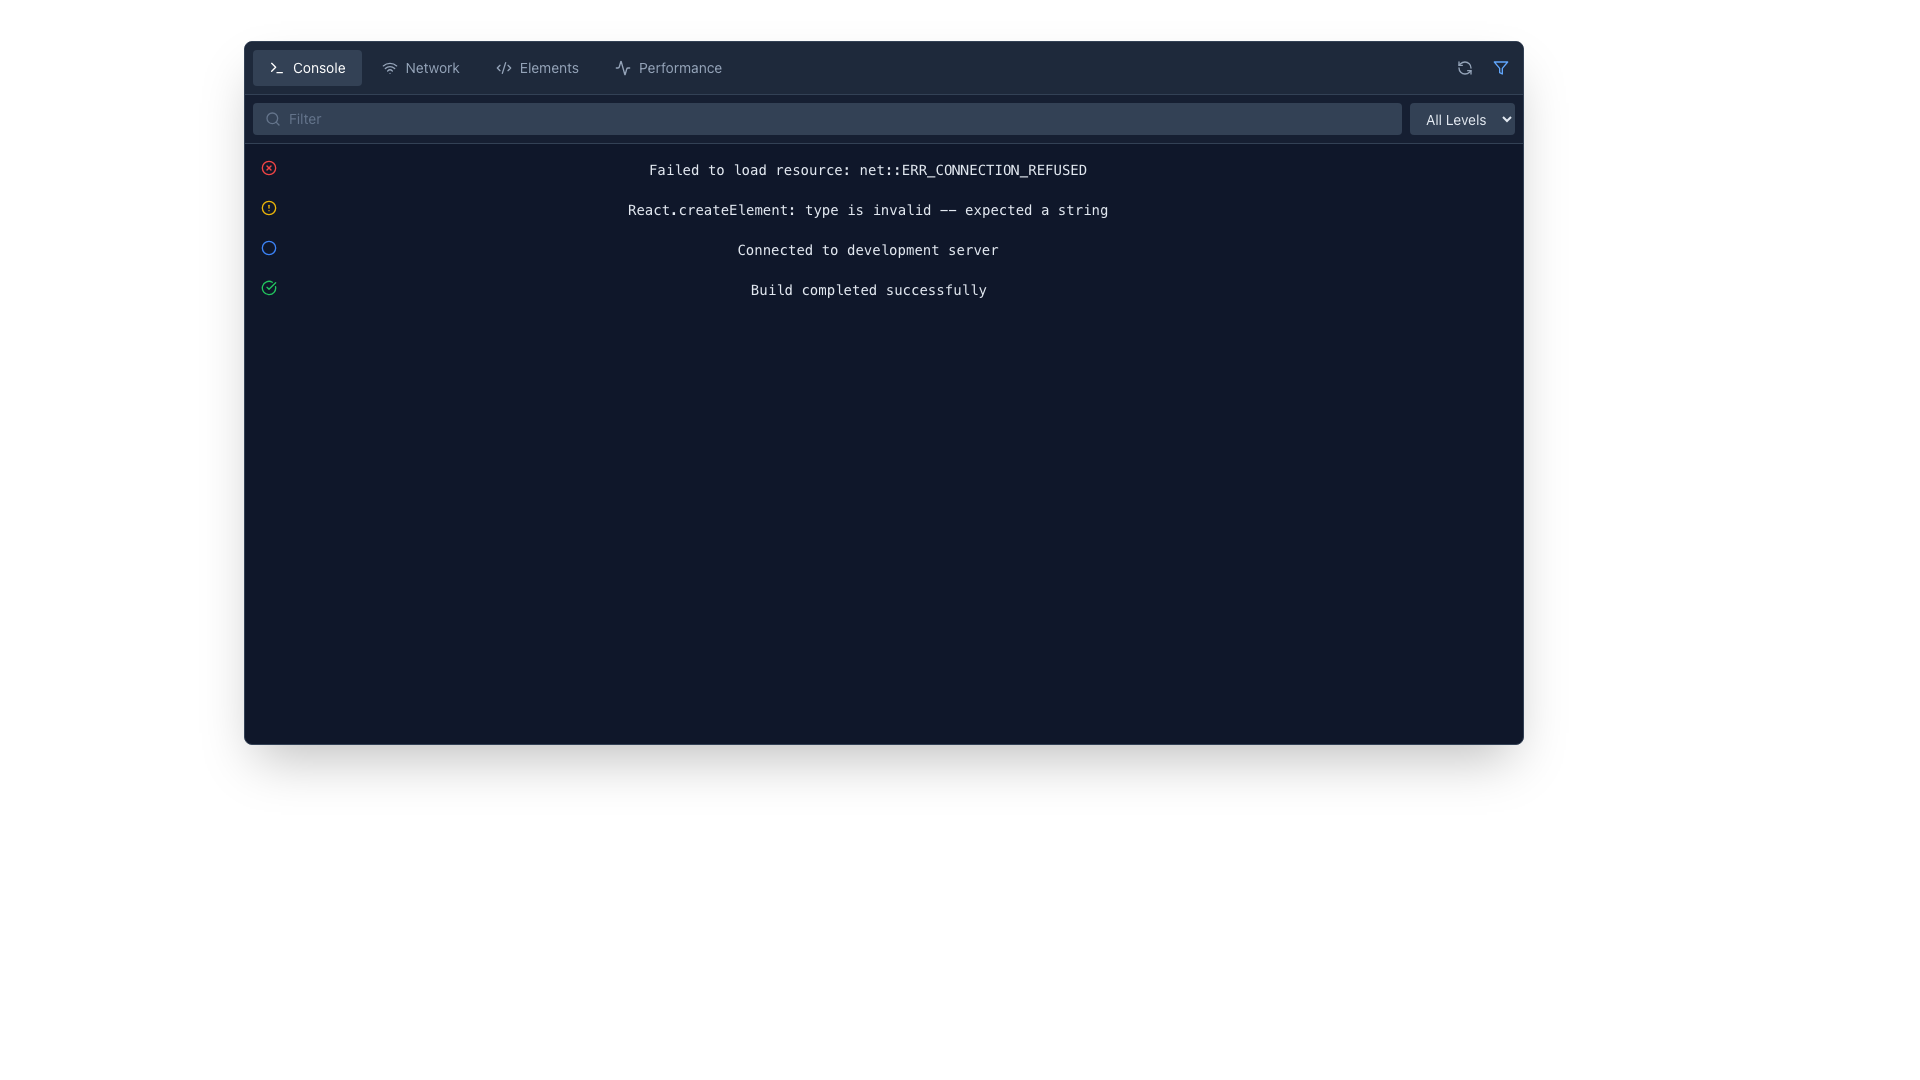  What do you see at coordinates (306, 67) in the screenshot?
I see `the navigation button located on the far left of the horizontal navigation bar` at bounding box center [306, 67].